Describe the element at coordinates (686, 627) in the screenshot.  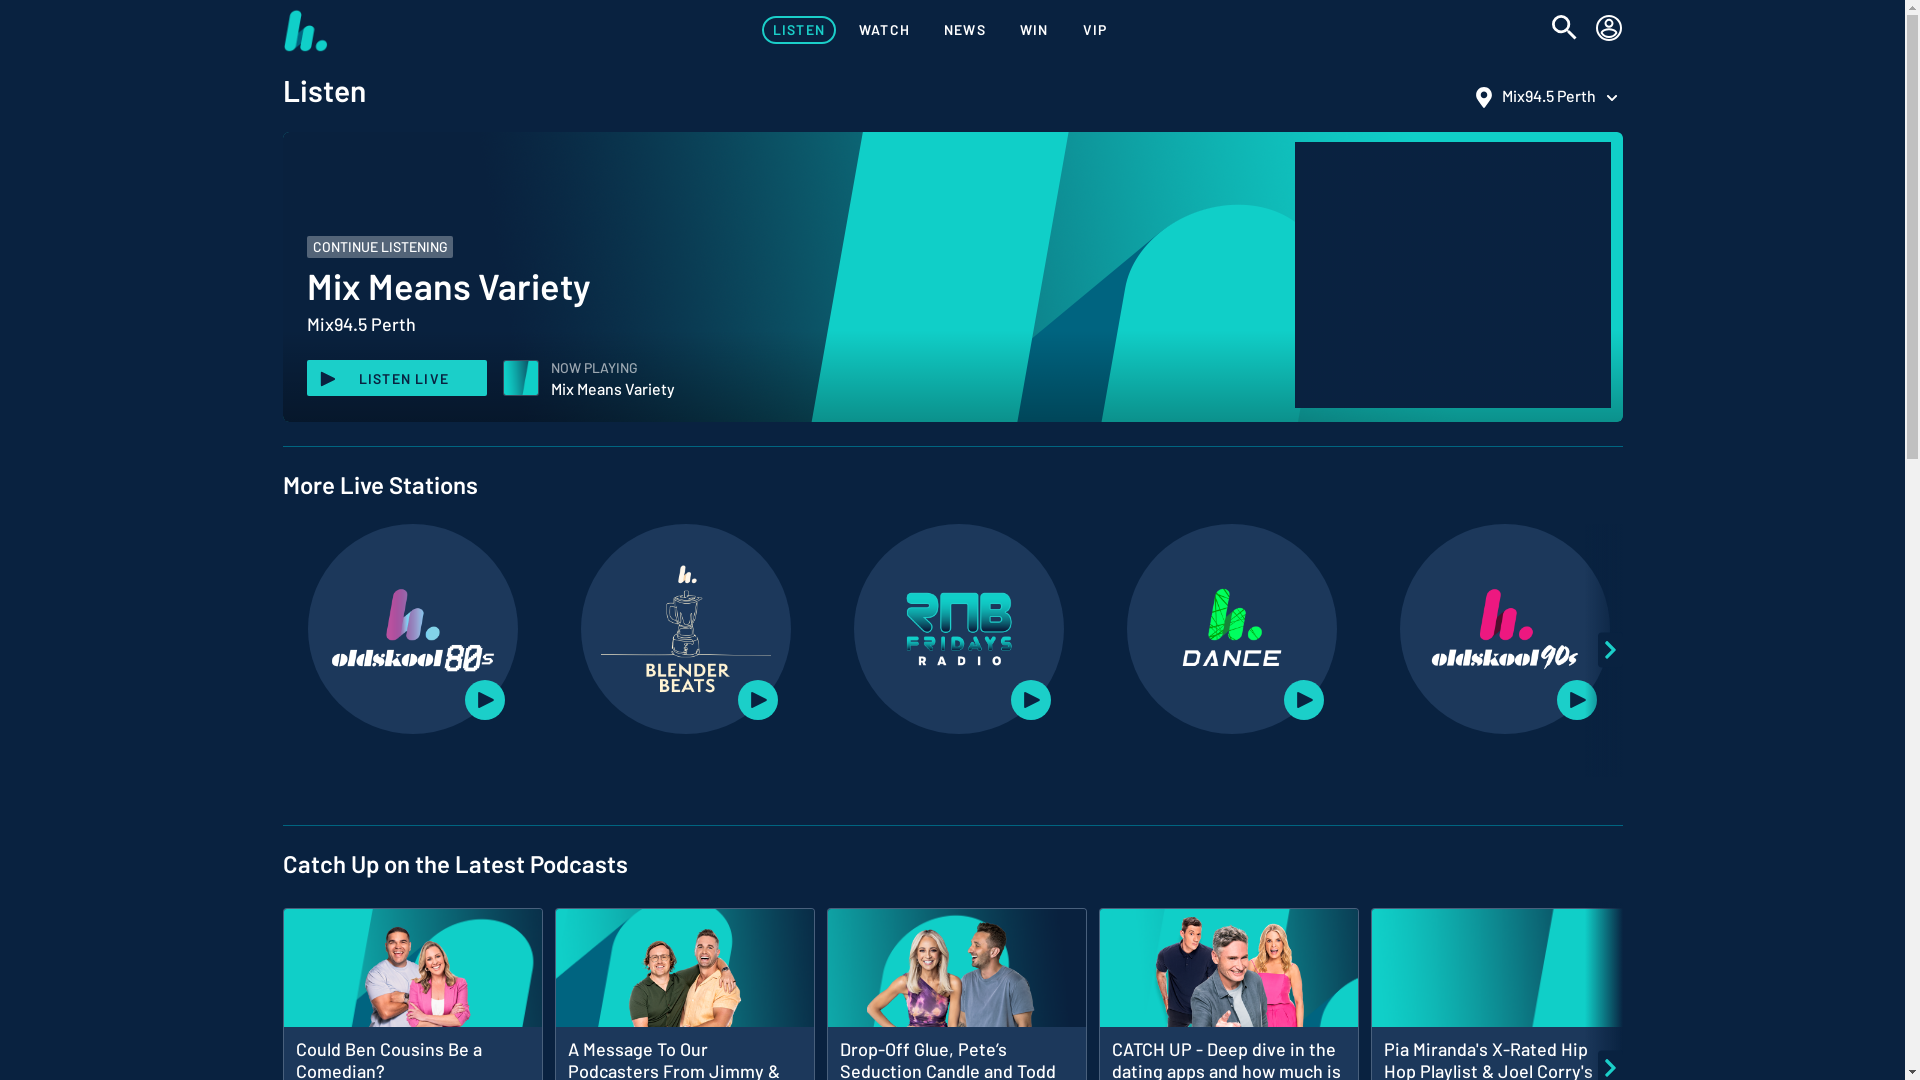
I see `'Blender Beats'` at that location.